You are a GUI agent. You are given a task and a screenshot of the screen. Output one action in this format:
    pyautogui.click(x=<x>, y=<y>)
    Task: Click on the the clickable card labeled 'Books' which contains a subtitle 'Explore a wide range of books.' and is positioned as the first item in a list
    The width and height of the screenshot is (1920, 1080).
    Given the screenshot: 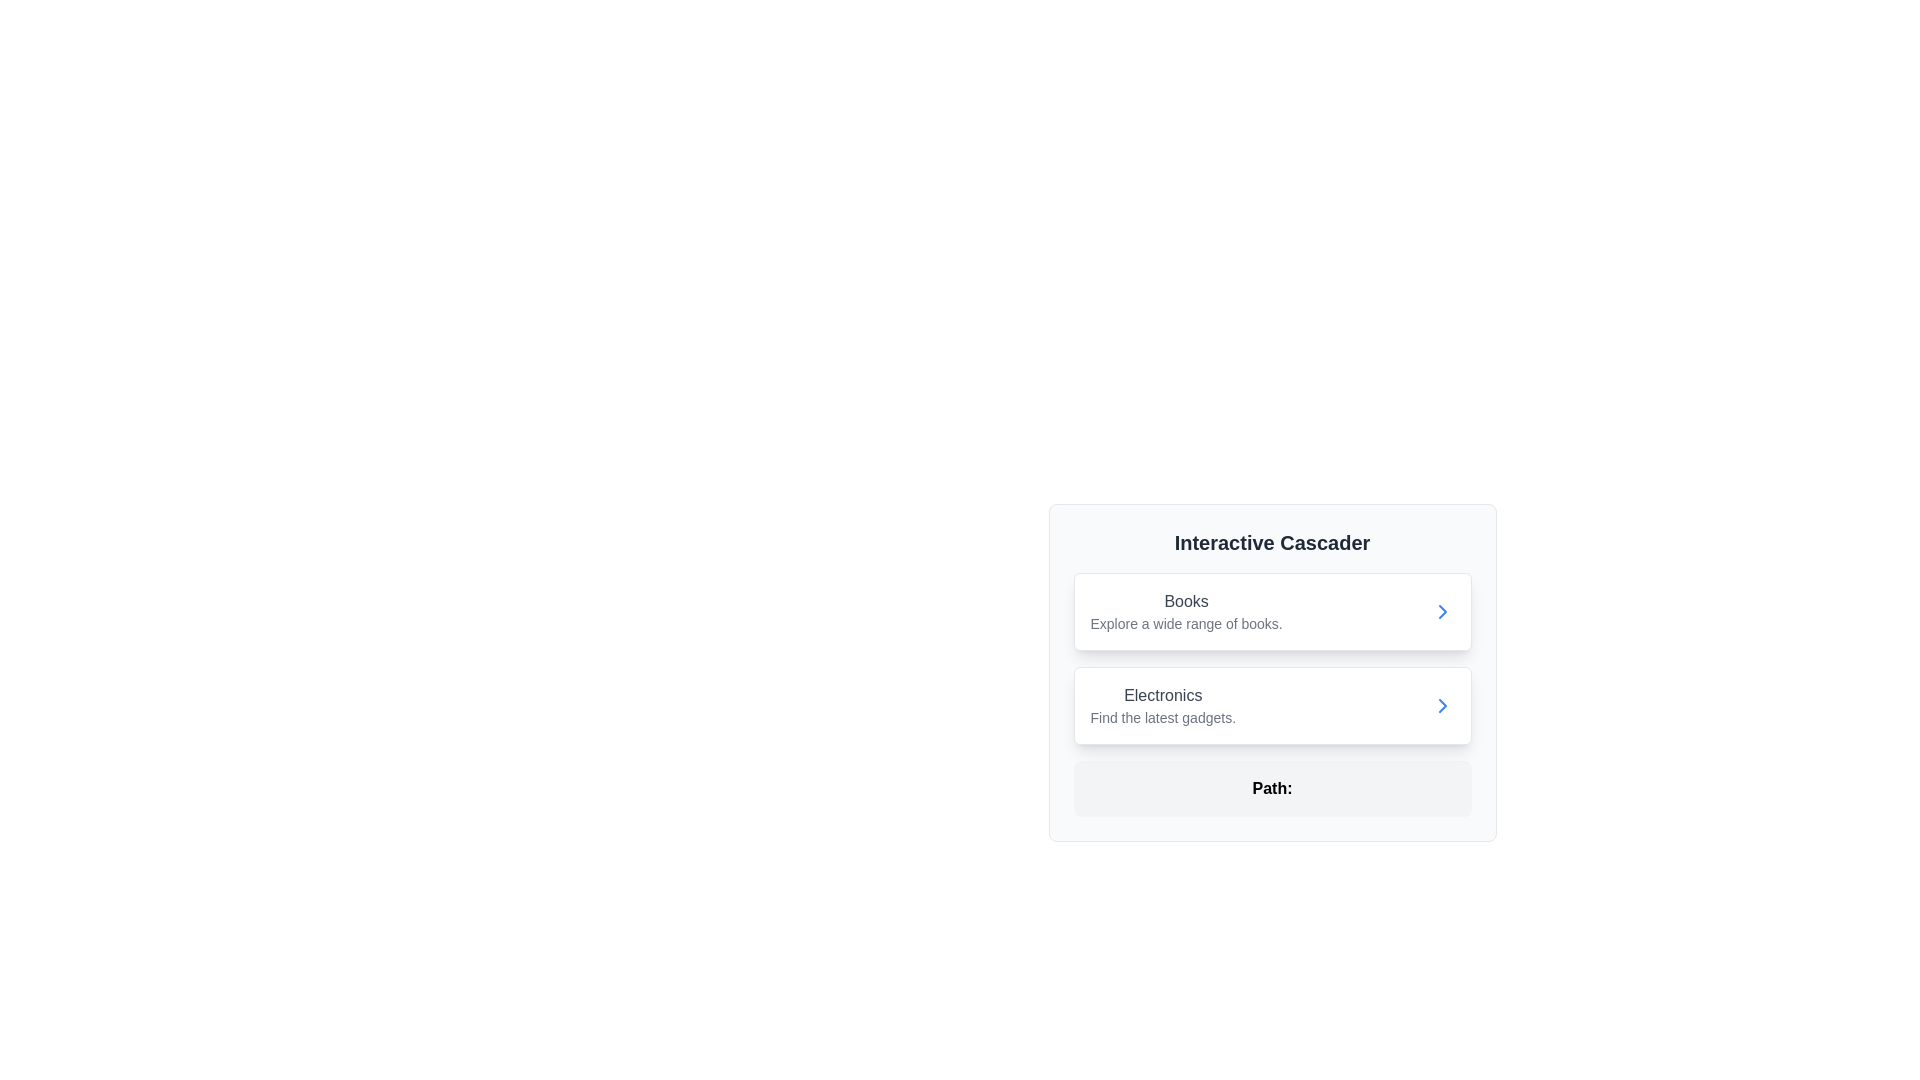 What is the action you would take?
    pyautogui.click(x=1271, y=611)
    